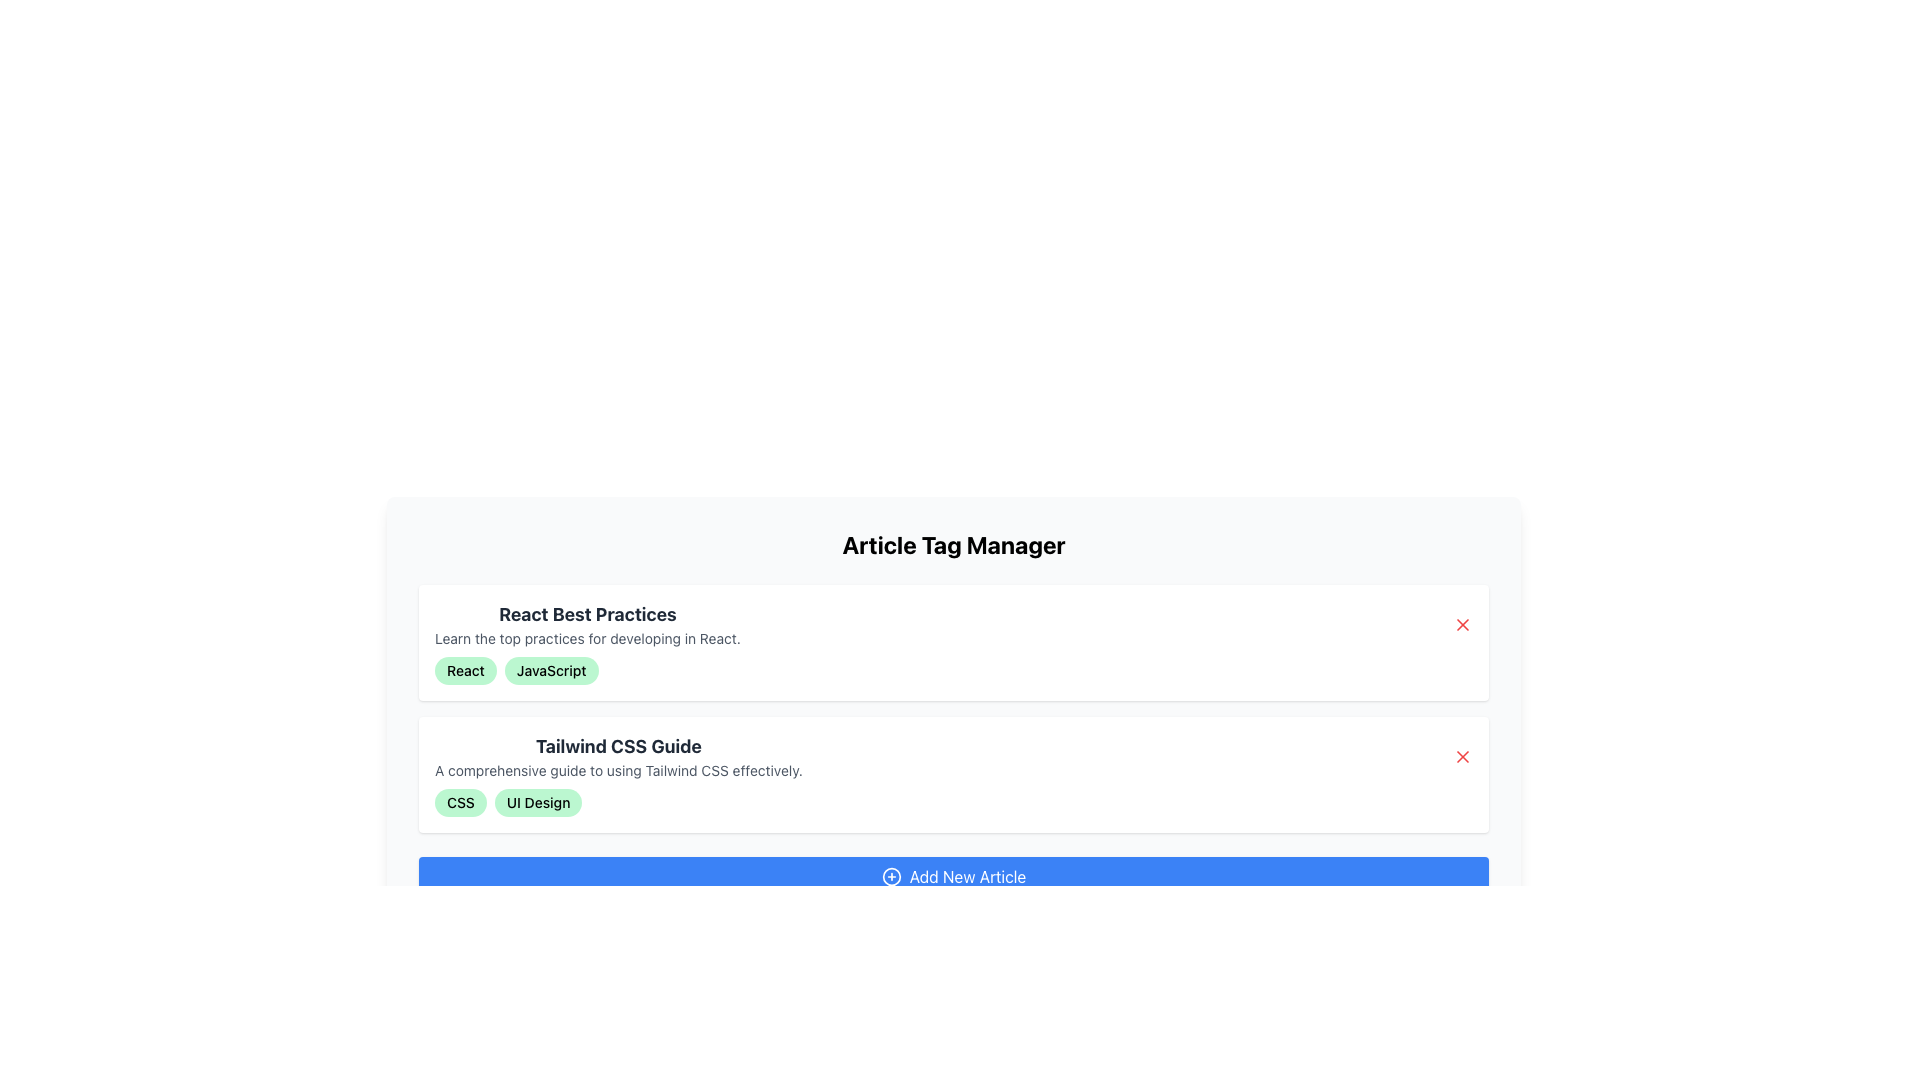  What do you see at coordinates (1463, 623) in the screenshot?
I see `the red 'X' button located at the top-right corner of the 'React Best Practices' section` at bounding box center [1463, 623].